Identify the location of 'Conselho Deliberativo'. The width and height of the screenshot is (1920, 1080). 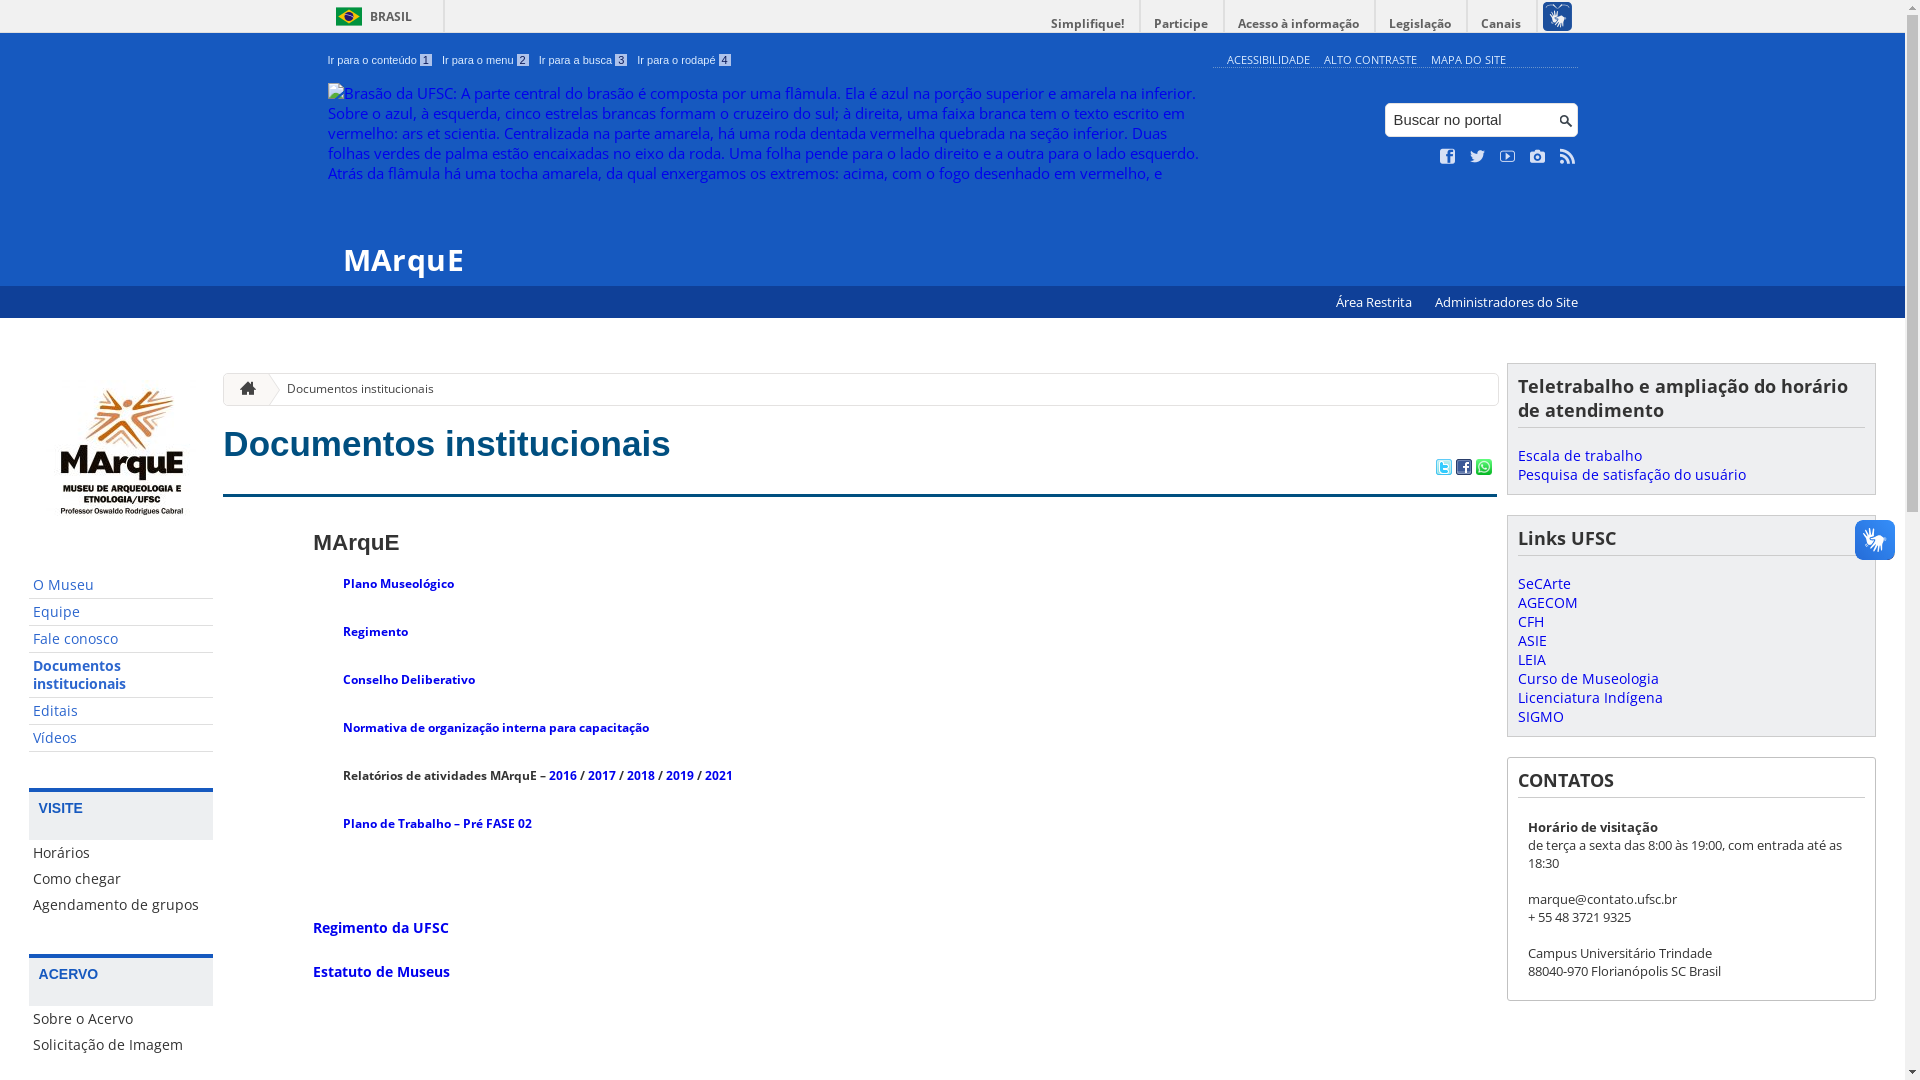
(407, 678).